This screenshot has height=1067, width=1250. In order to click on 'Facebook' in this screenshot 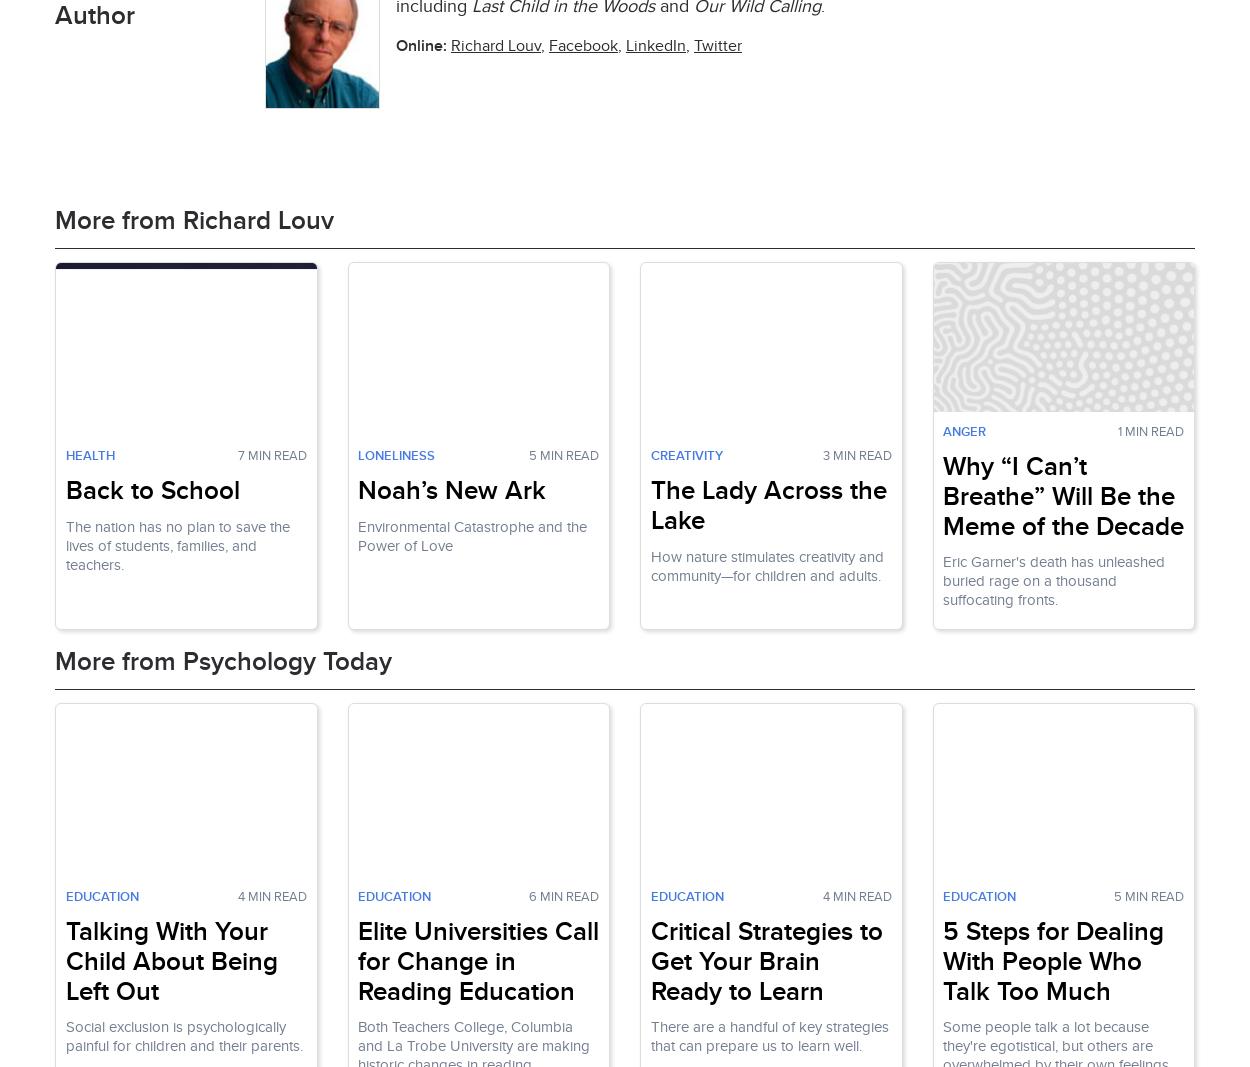, I will do `click(582, 43)`.